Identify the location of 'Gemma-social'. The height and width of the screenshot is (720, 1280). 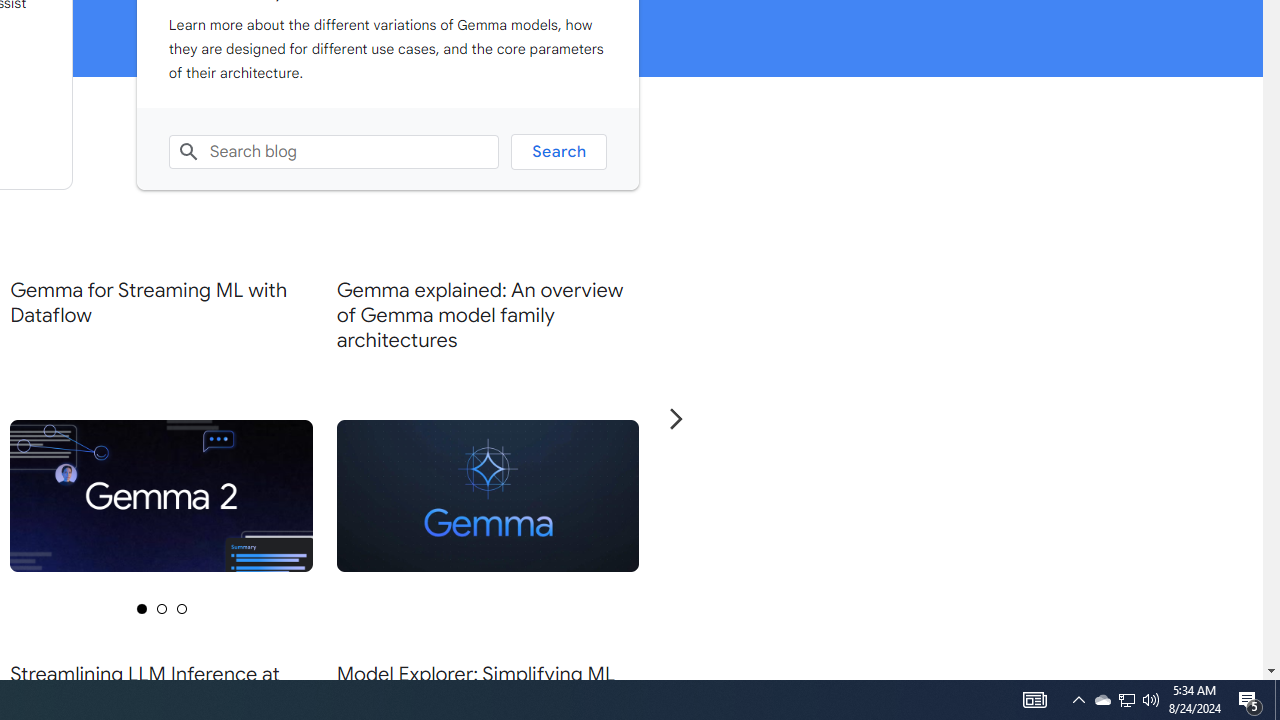
(487, 495).